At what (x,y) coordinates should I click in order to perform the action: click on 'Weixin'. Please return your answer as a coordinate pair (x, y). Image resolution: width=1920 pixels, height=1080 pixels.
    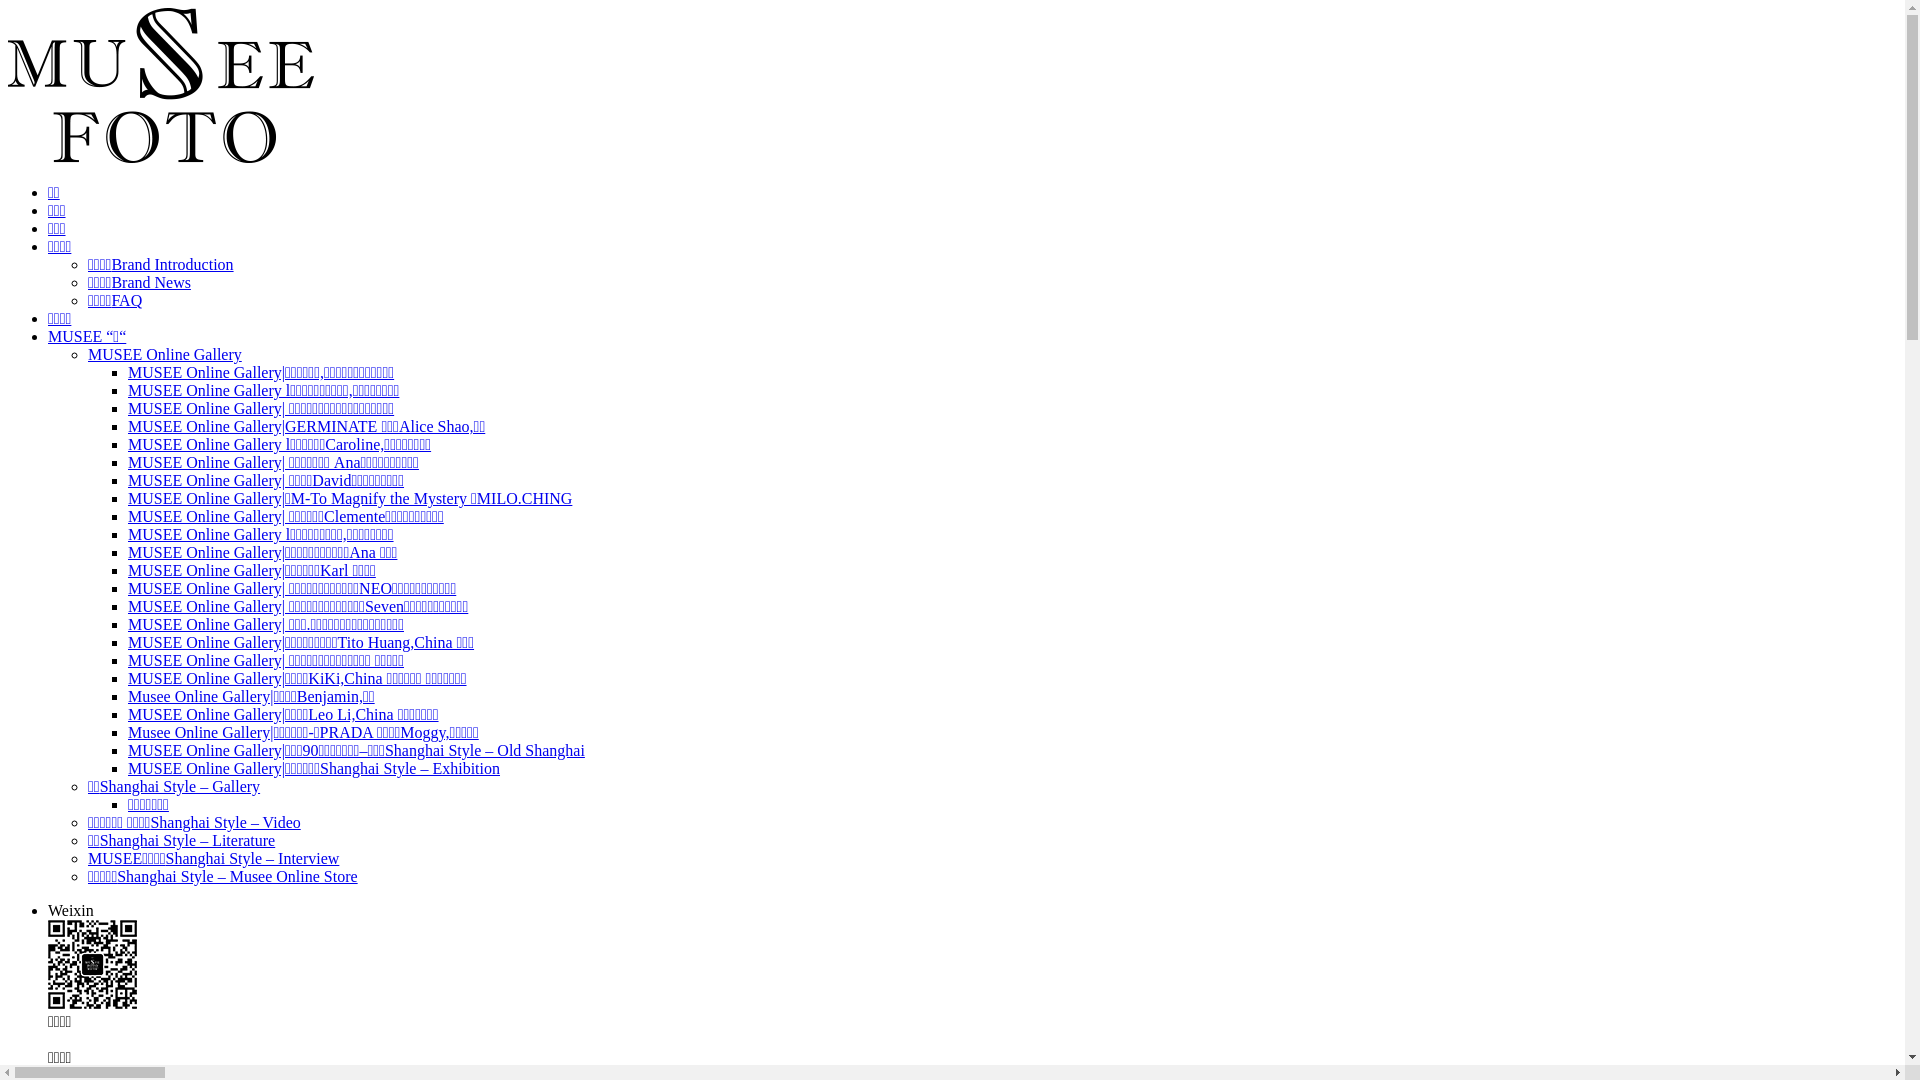
    Looking at the image, I should click on (48, 910).